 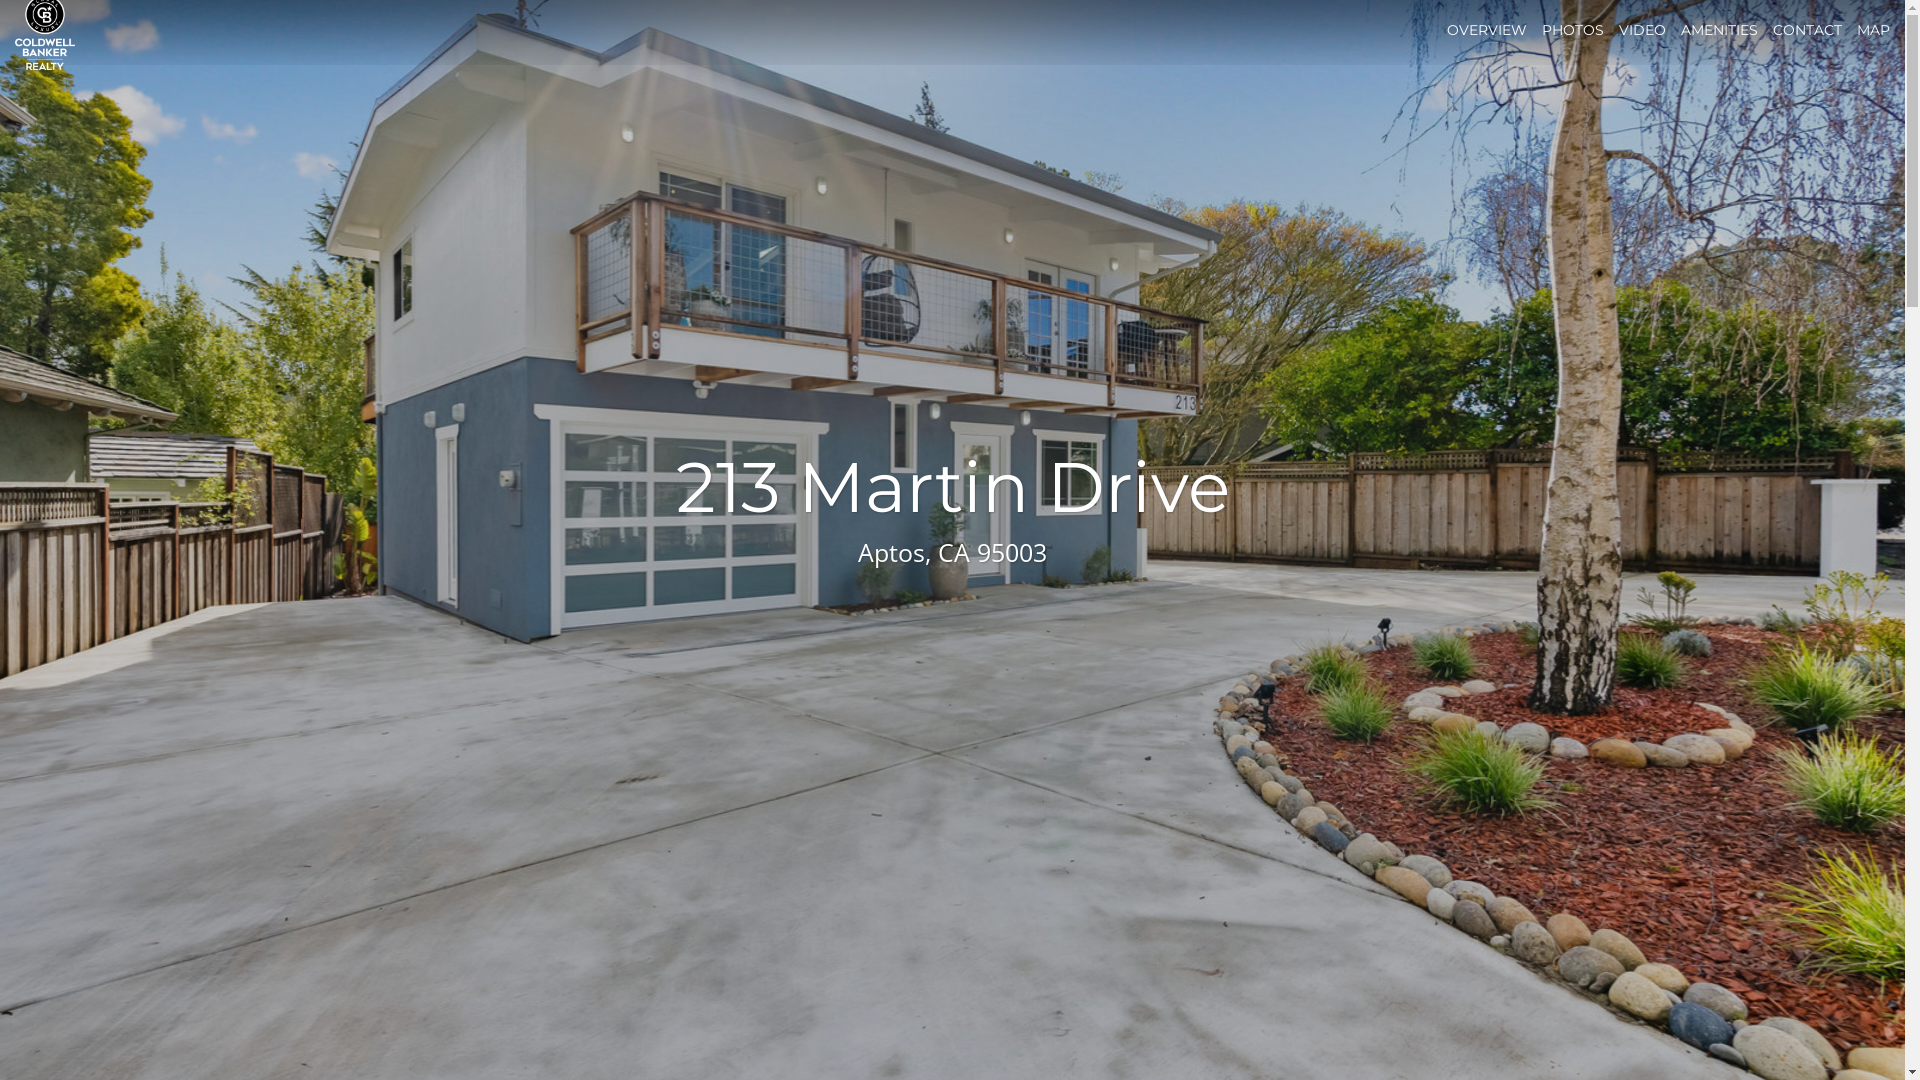 What do you see at coordinates (1807, 30) in the screenshot?
I see `'CONTACT'` at bounding box center [1807, 30].